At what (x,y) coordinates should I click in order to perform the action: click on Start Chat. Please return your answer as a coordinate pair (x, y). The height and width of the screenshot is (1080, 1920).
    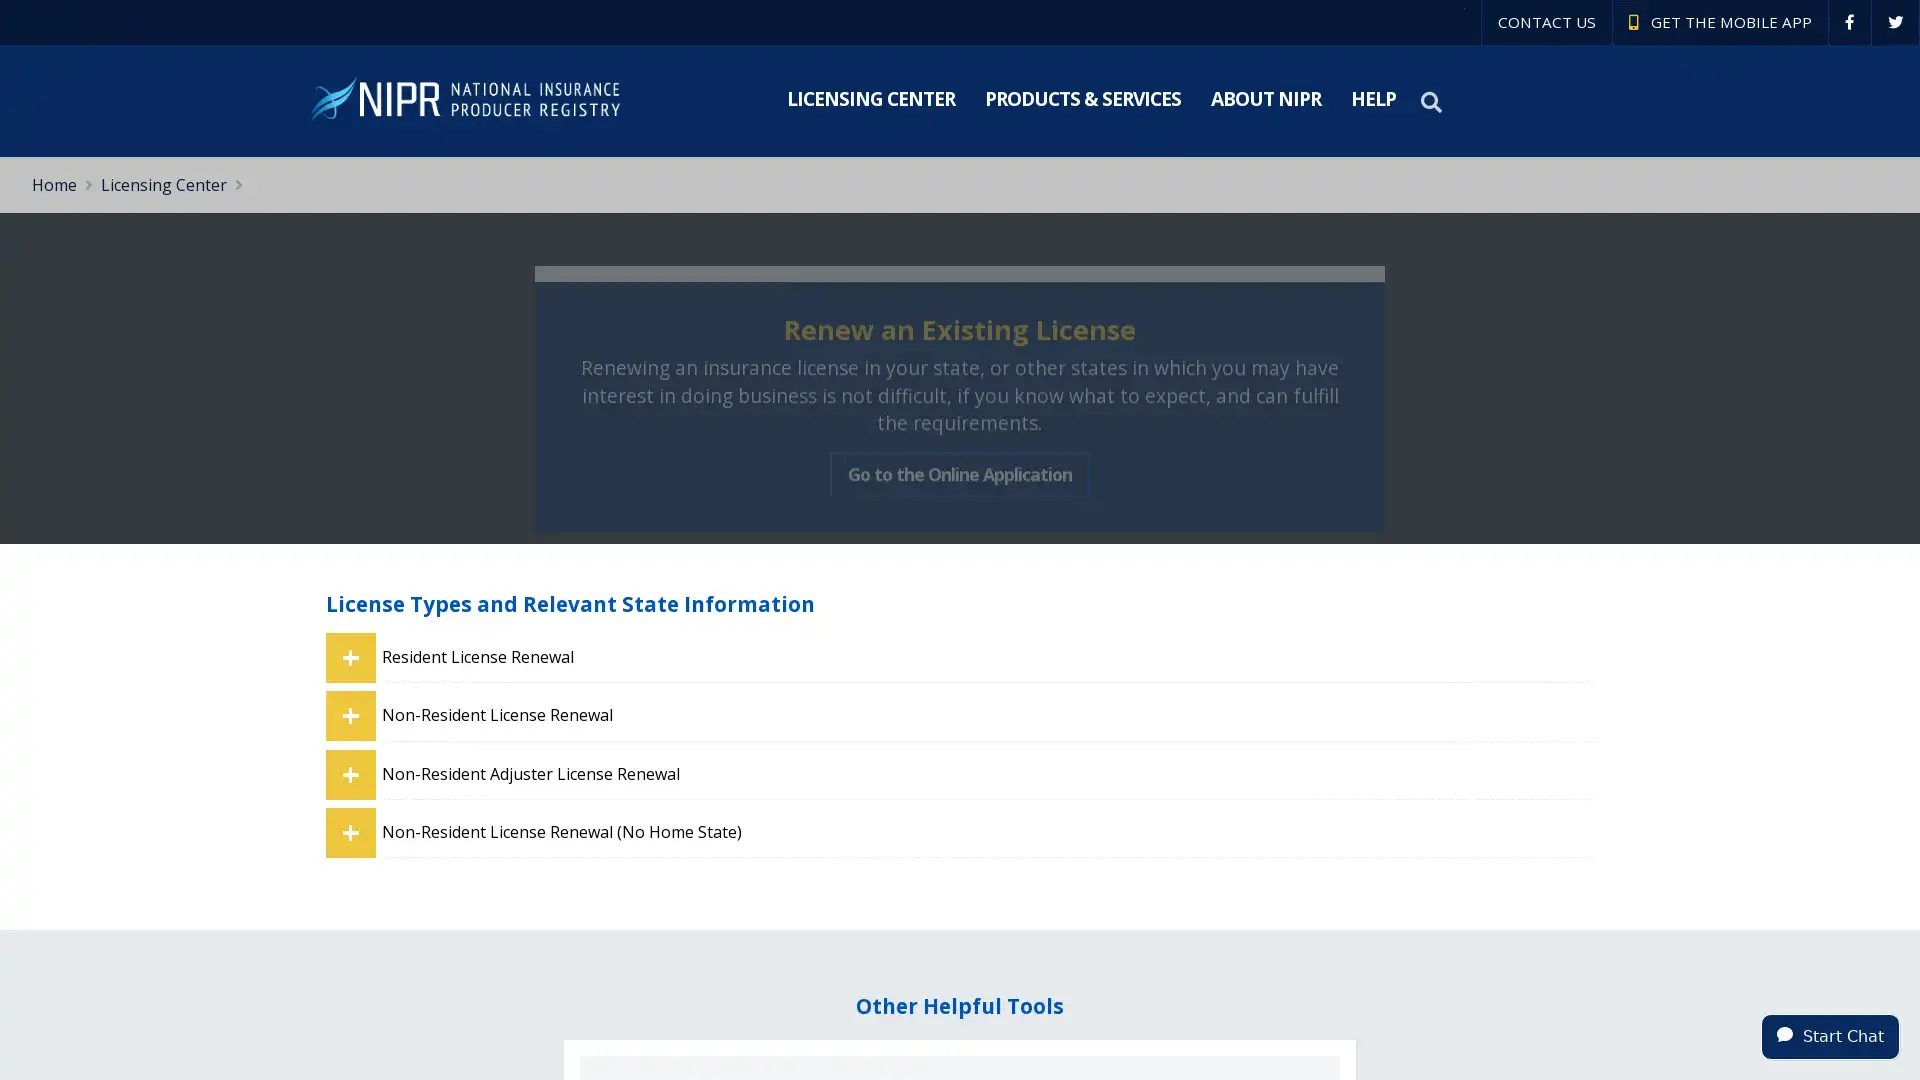
    Looking at the image, I should click on (1830, 1035).